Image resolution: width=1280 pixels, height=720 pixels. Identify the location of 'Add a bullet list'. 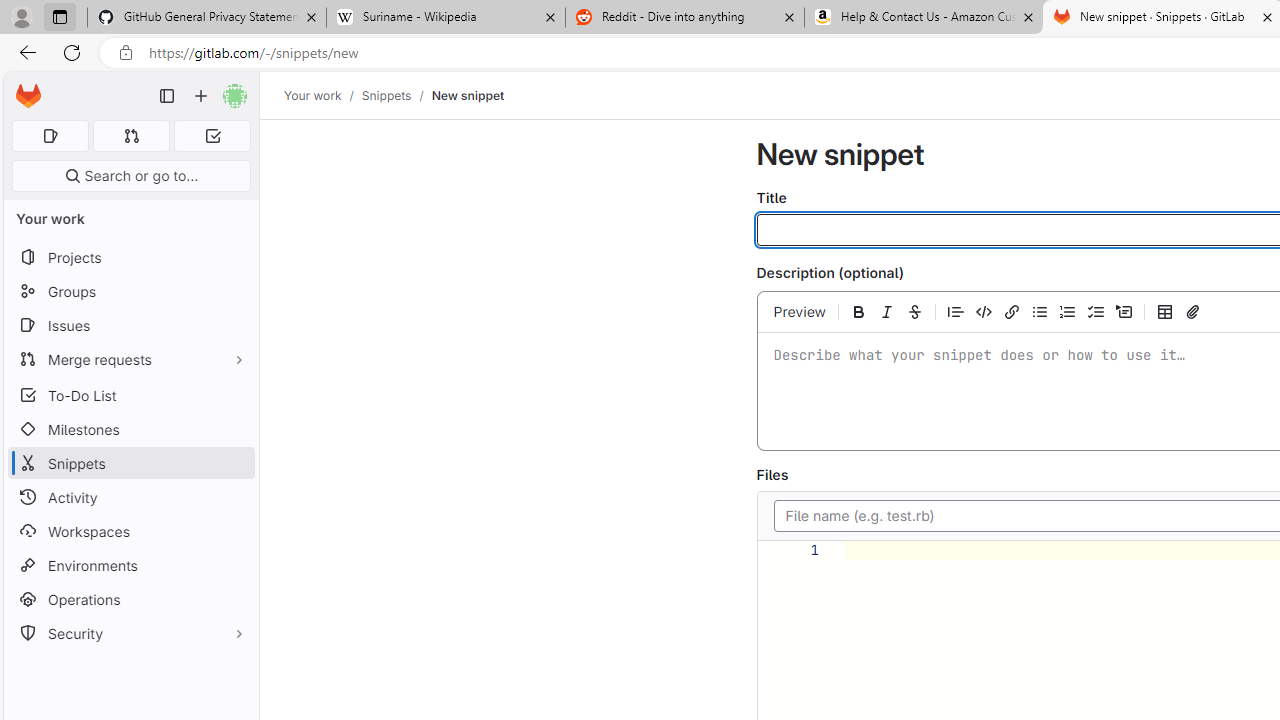
(1040, 311).